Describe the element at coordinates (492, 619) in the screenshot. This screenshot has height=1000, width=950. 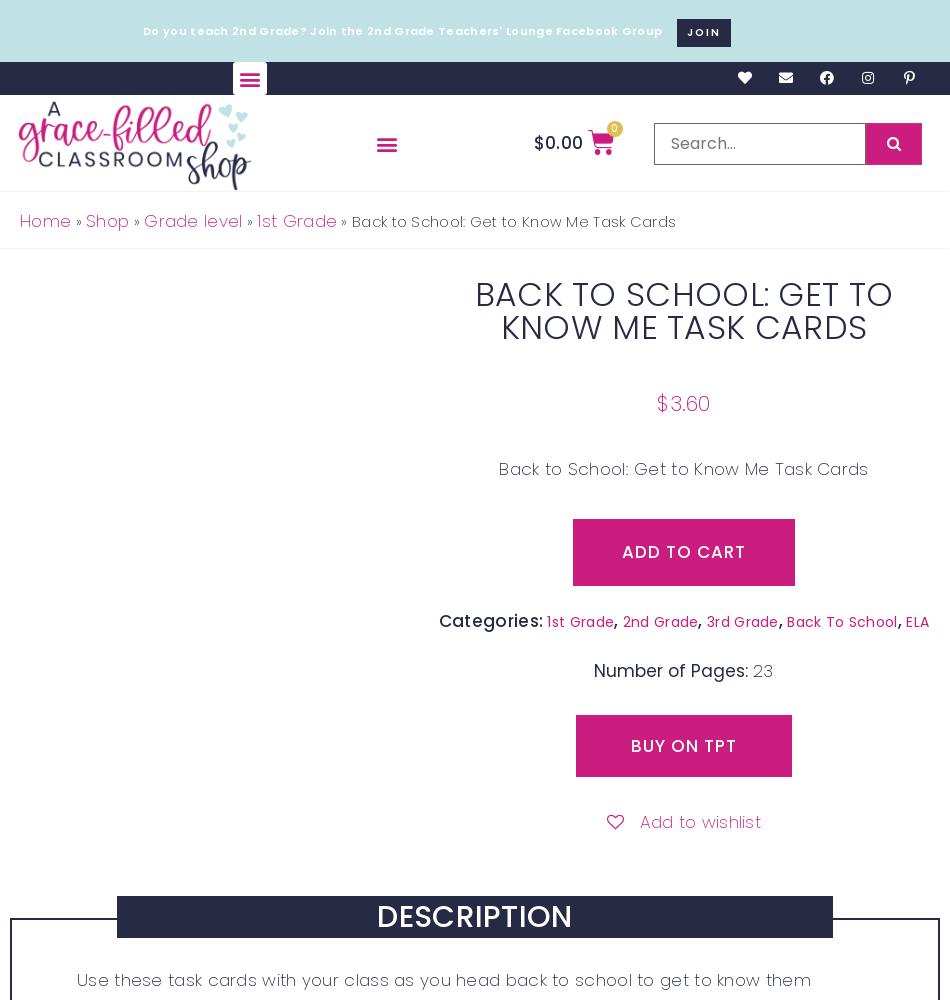
I see `'Categories:'` at that location.